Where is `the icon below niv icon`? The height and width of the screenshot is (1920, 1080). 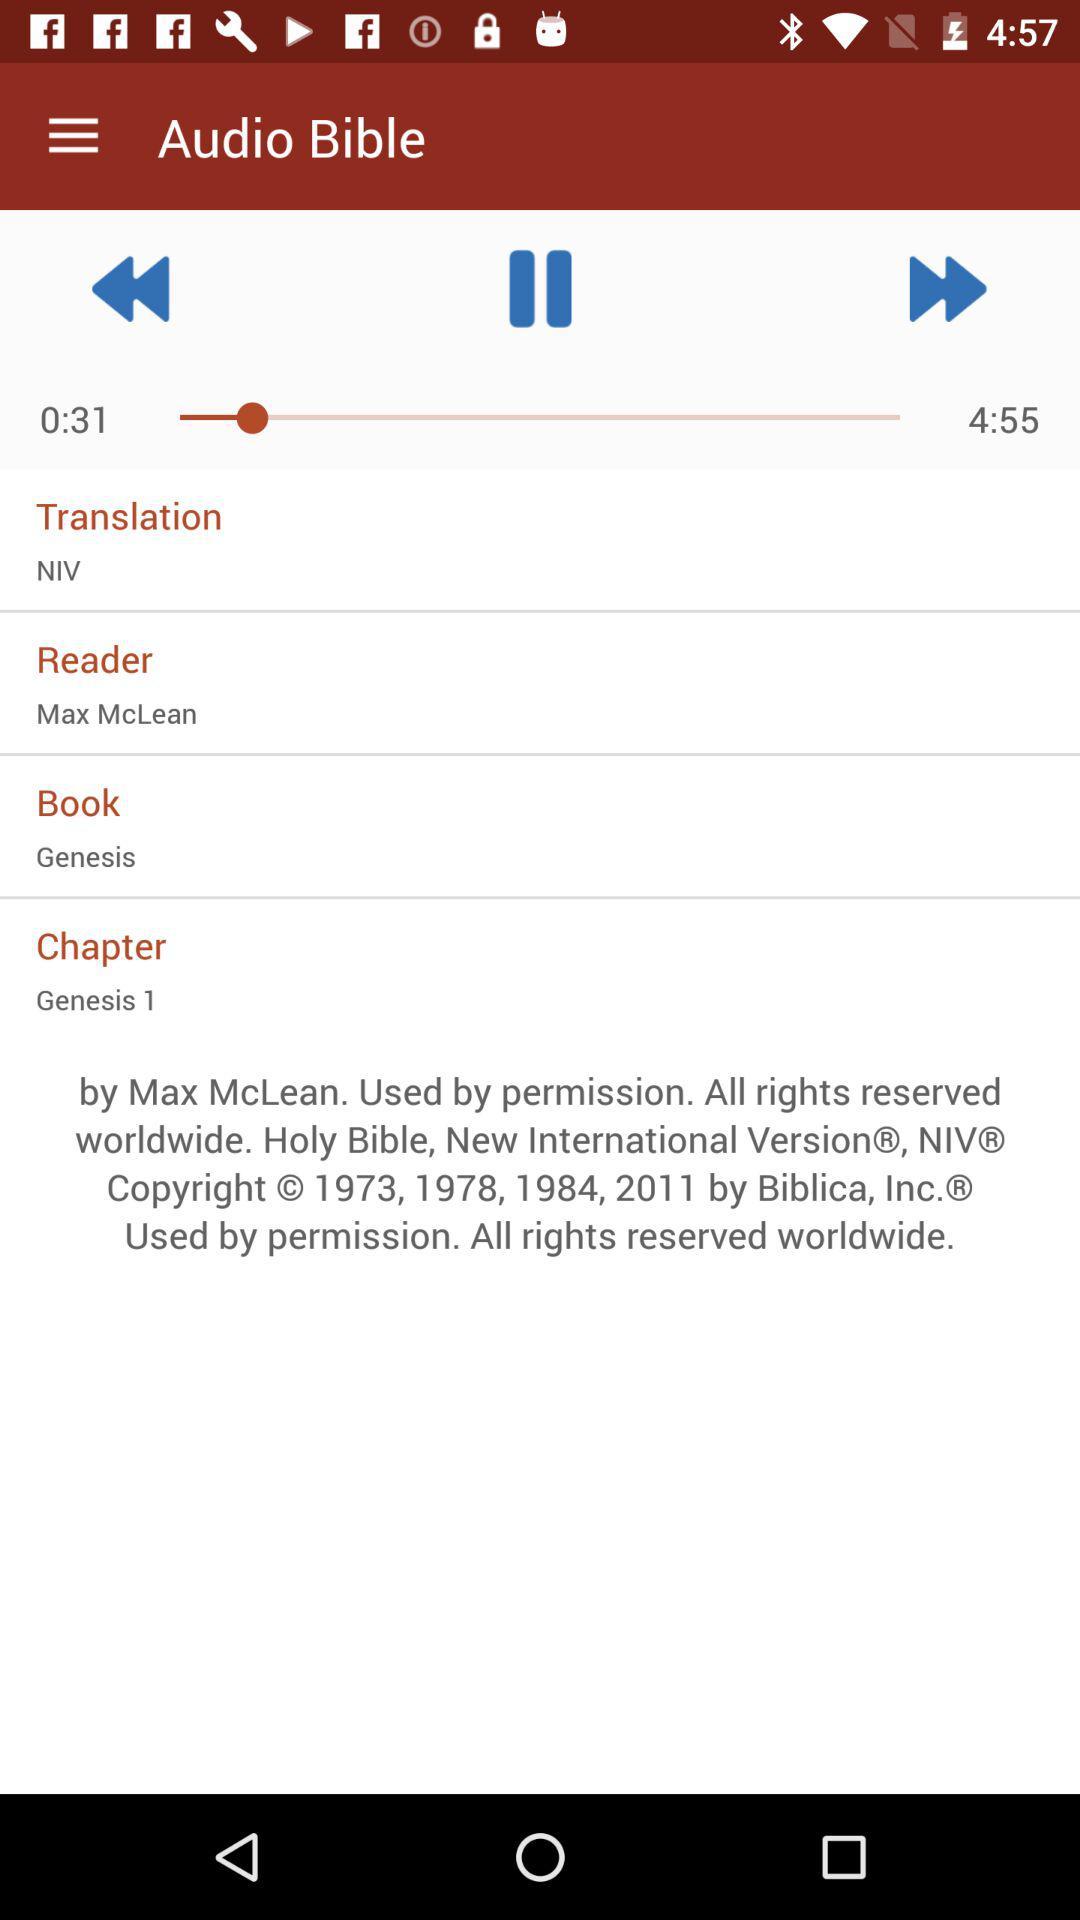
the icon below niv icon is located at coordinates (540, 658).